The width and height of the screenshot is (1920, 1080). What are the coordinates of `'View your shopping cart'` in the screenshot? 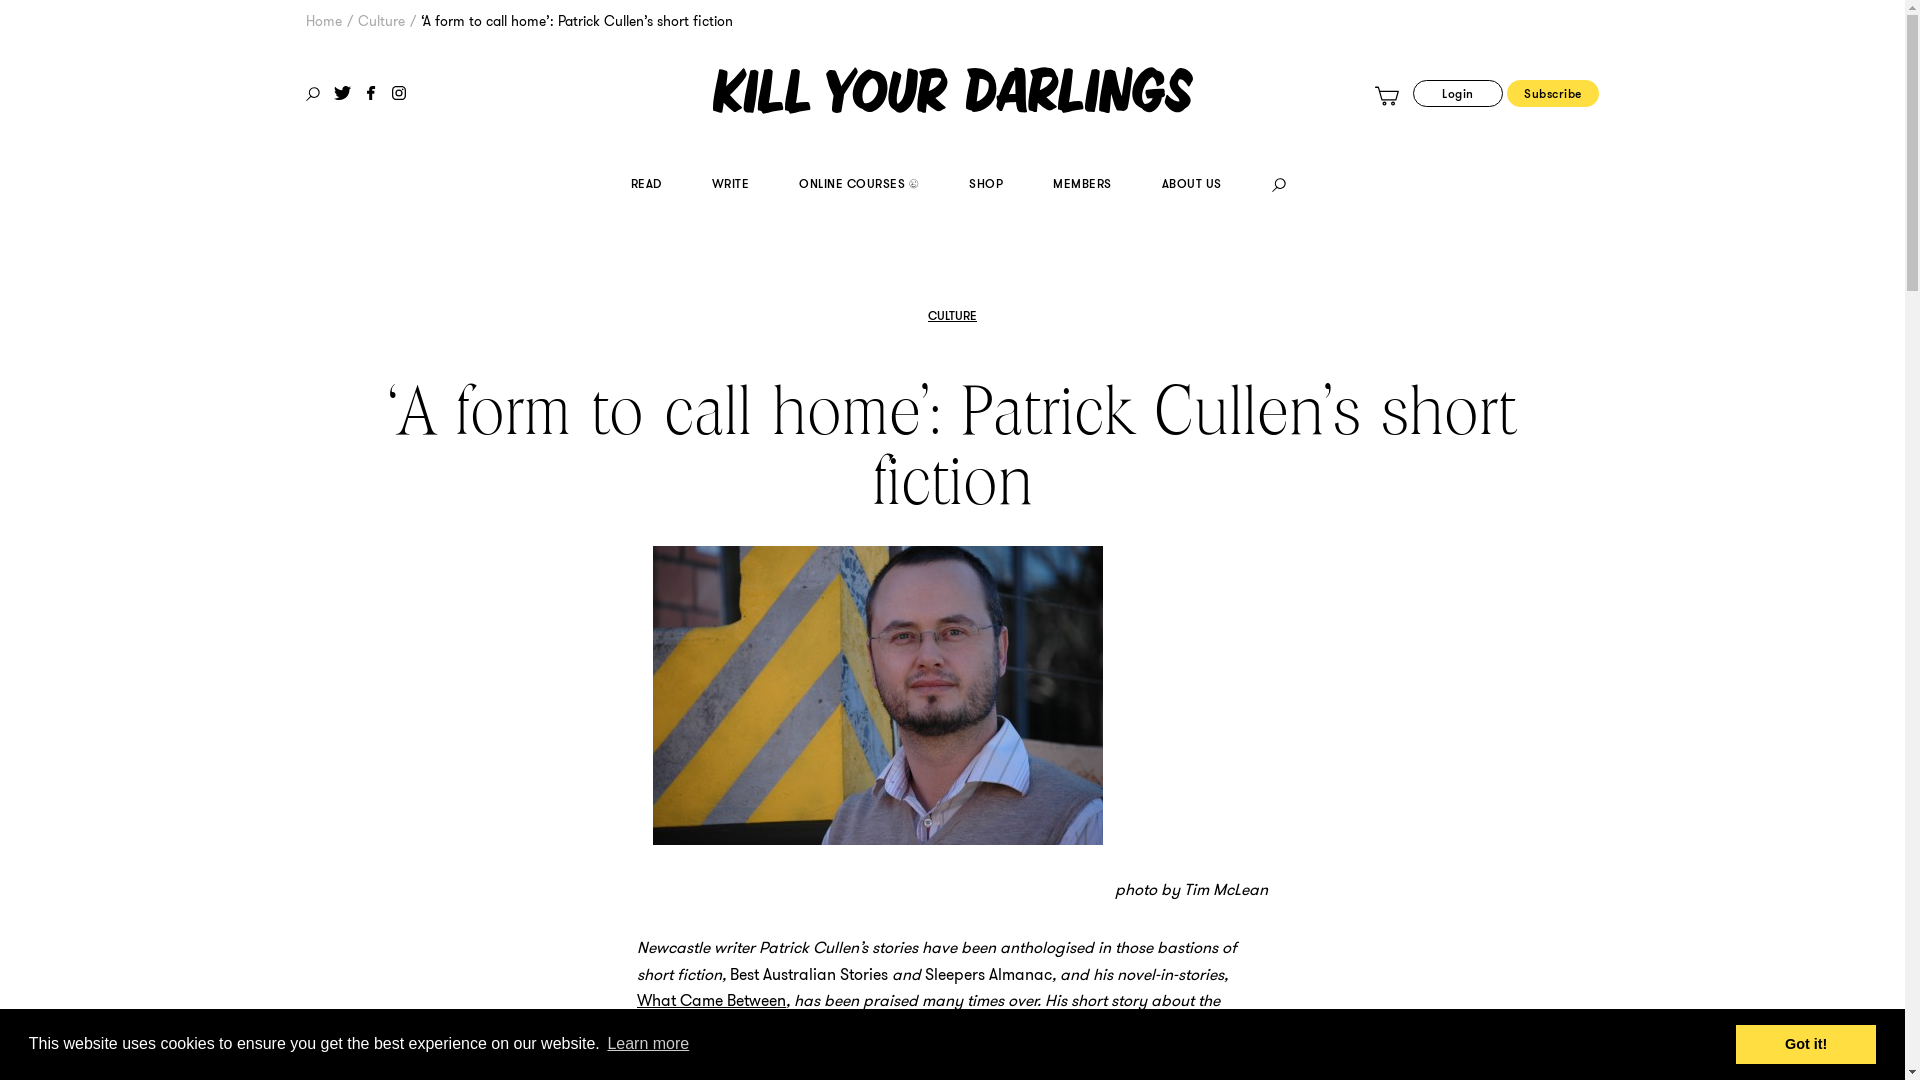 It's located at (1386, 96).